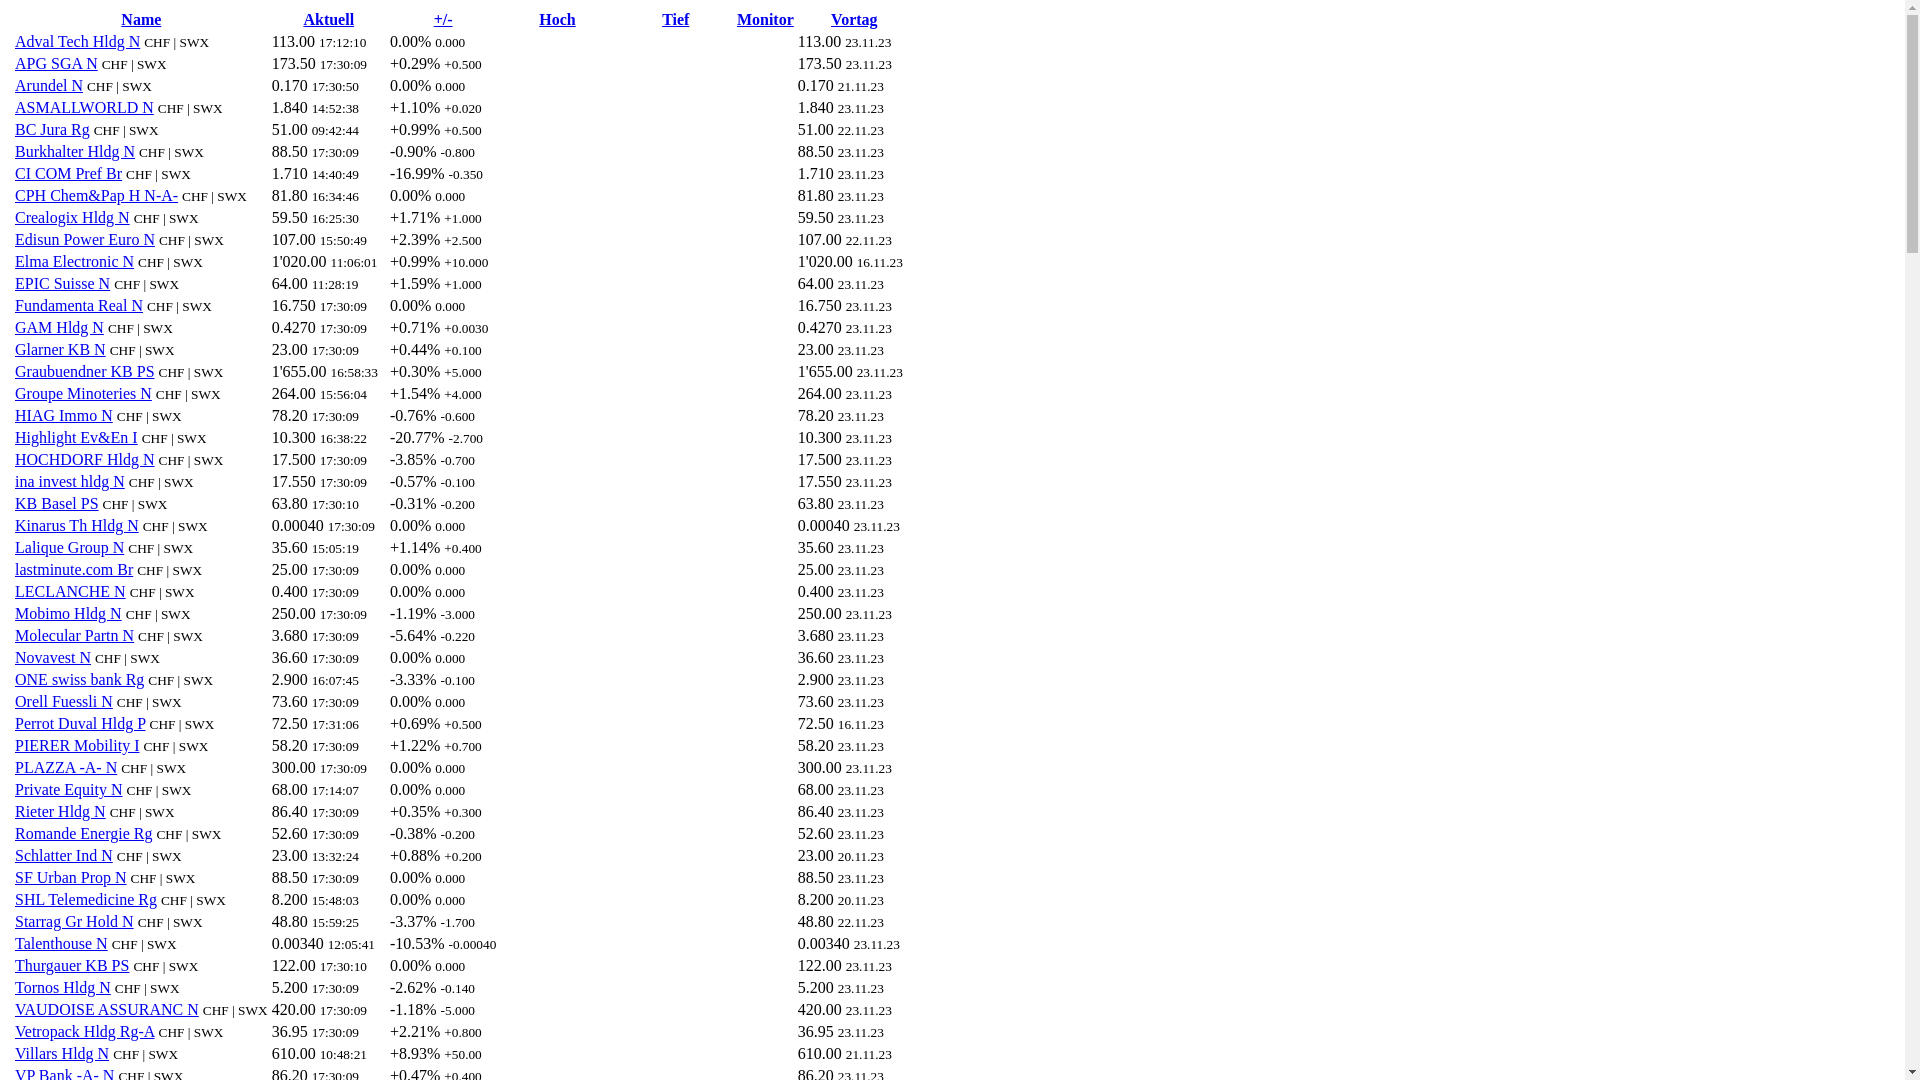 Image resolution: width=1920 pixels, height=1080 pixels. Describe the element at coordinates (48, 84) in the screenshot. I see `'Arundel N'` at that location.